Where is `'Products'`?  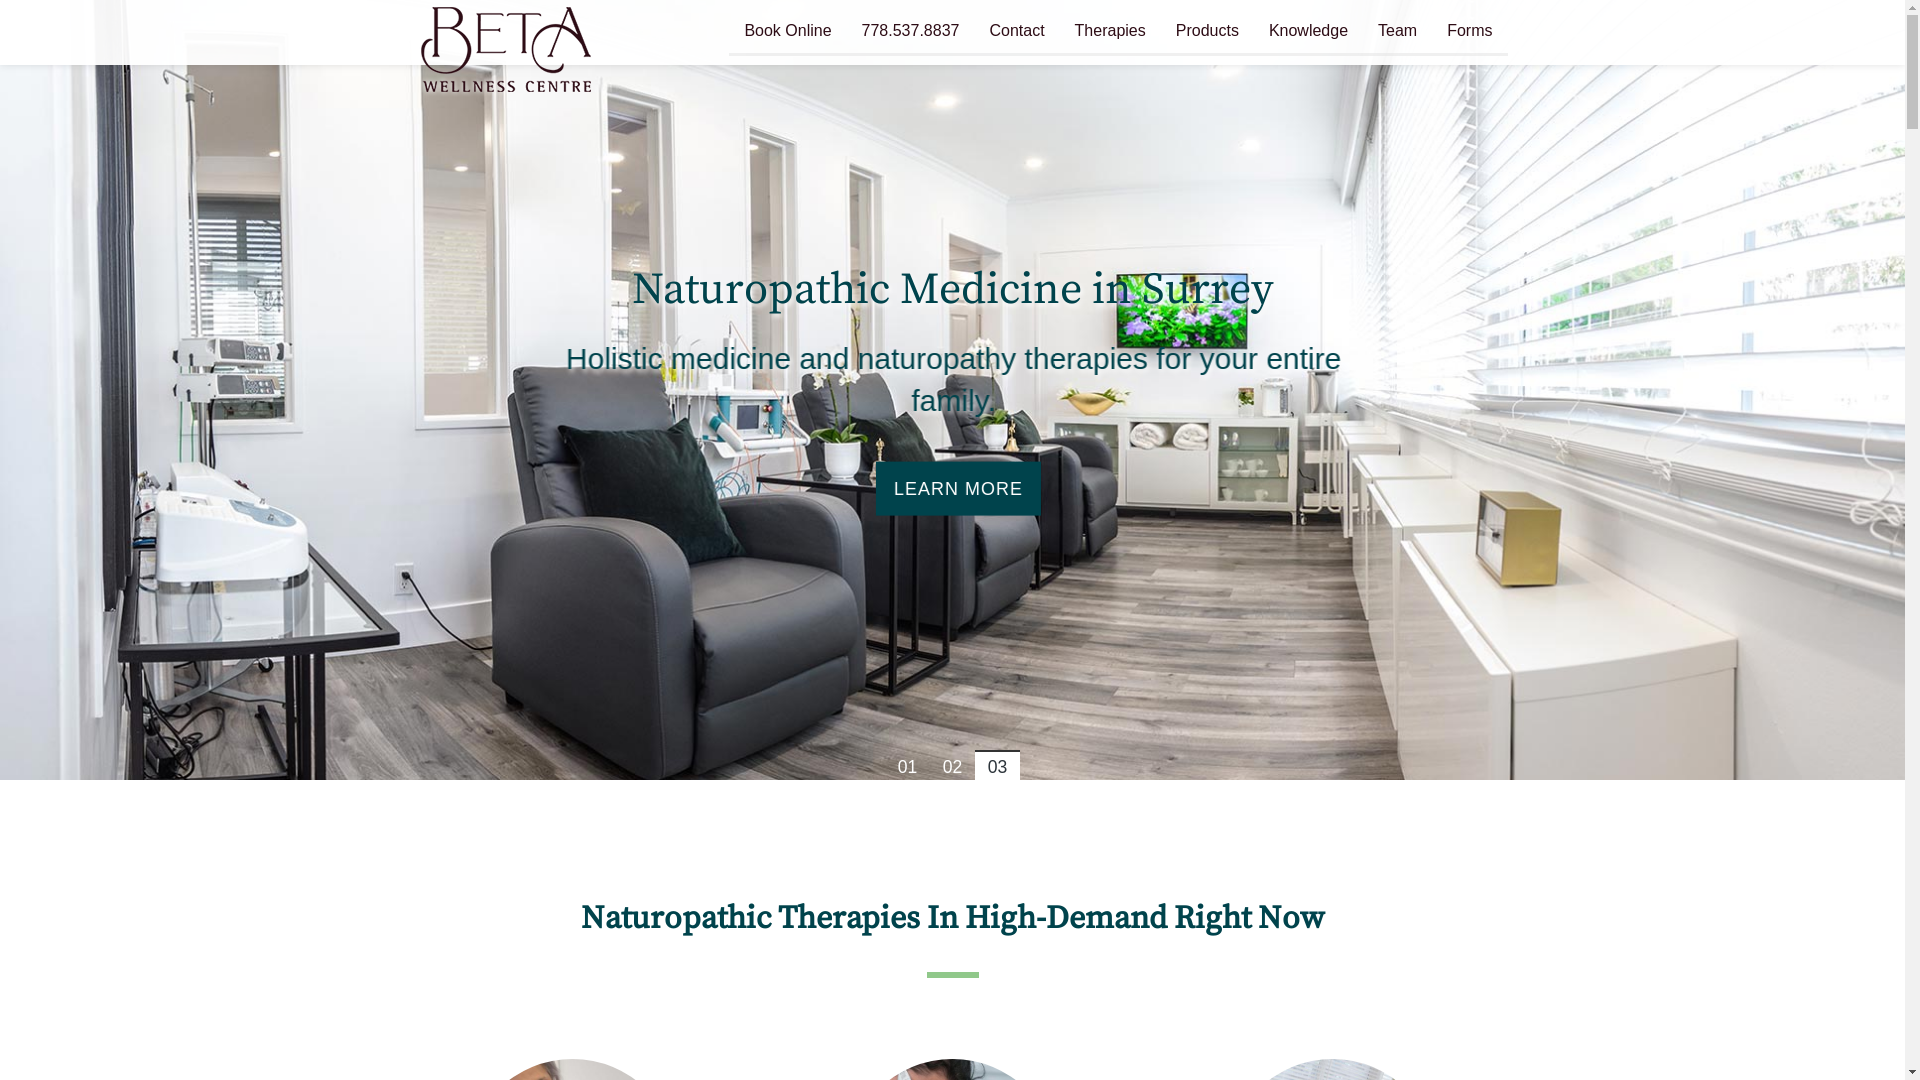 'Products' is located at coordinates (1206, 33).